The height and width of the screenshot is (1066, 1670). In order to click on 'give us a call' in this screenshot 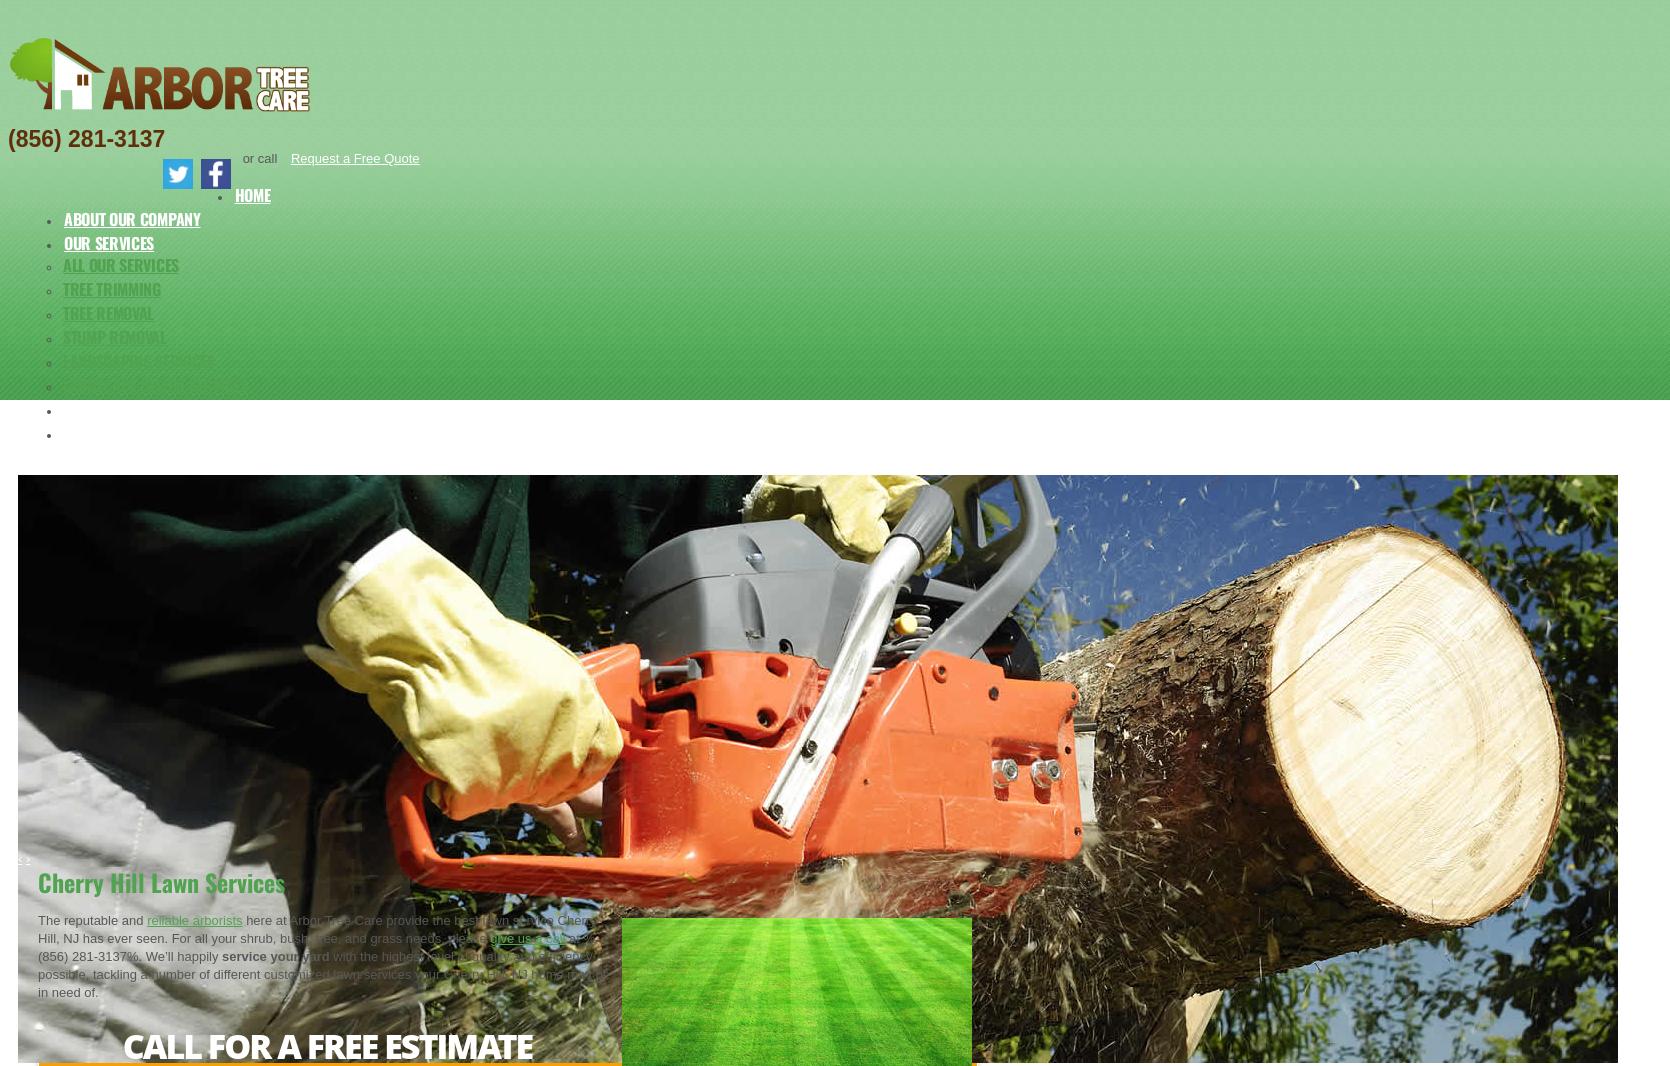, I will do `click(527, 938)`.